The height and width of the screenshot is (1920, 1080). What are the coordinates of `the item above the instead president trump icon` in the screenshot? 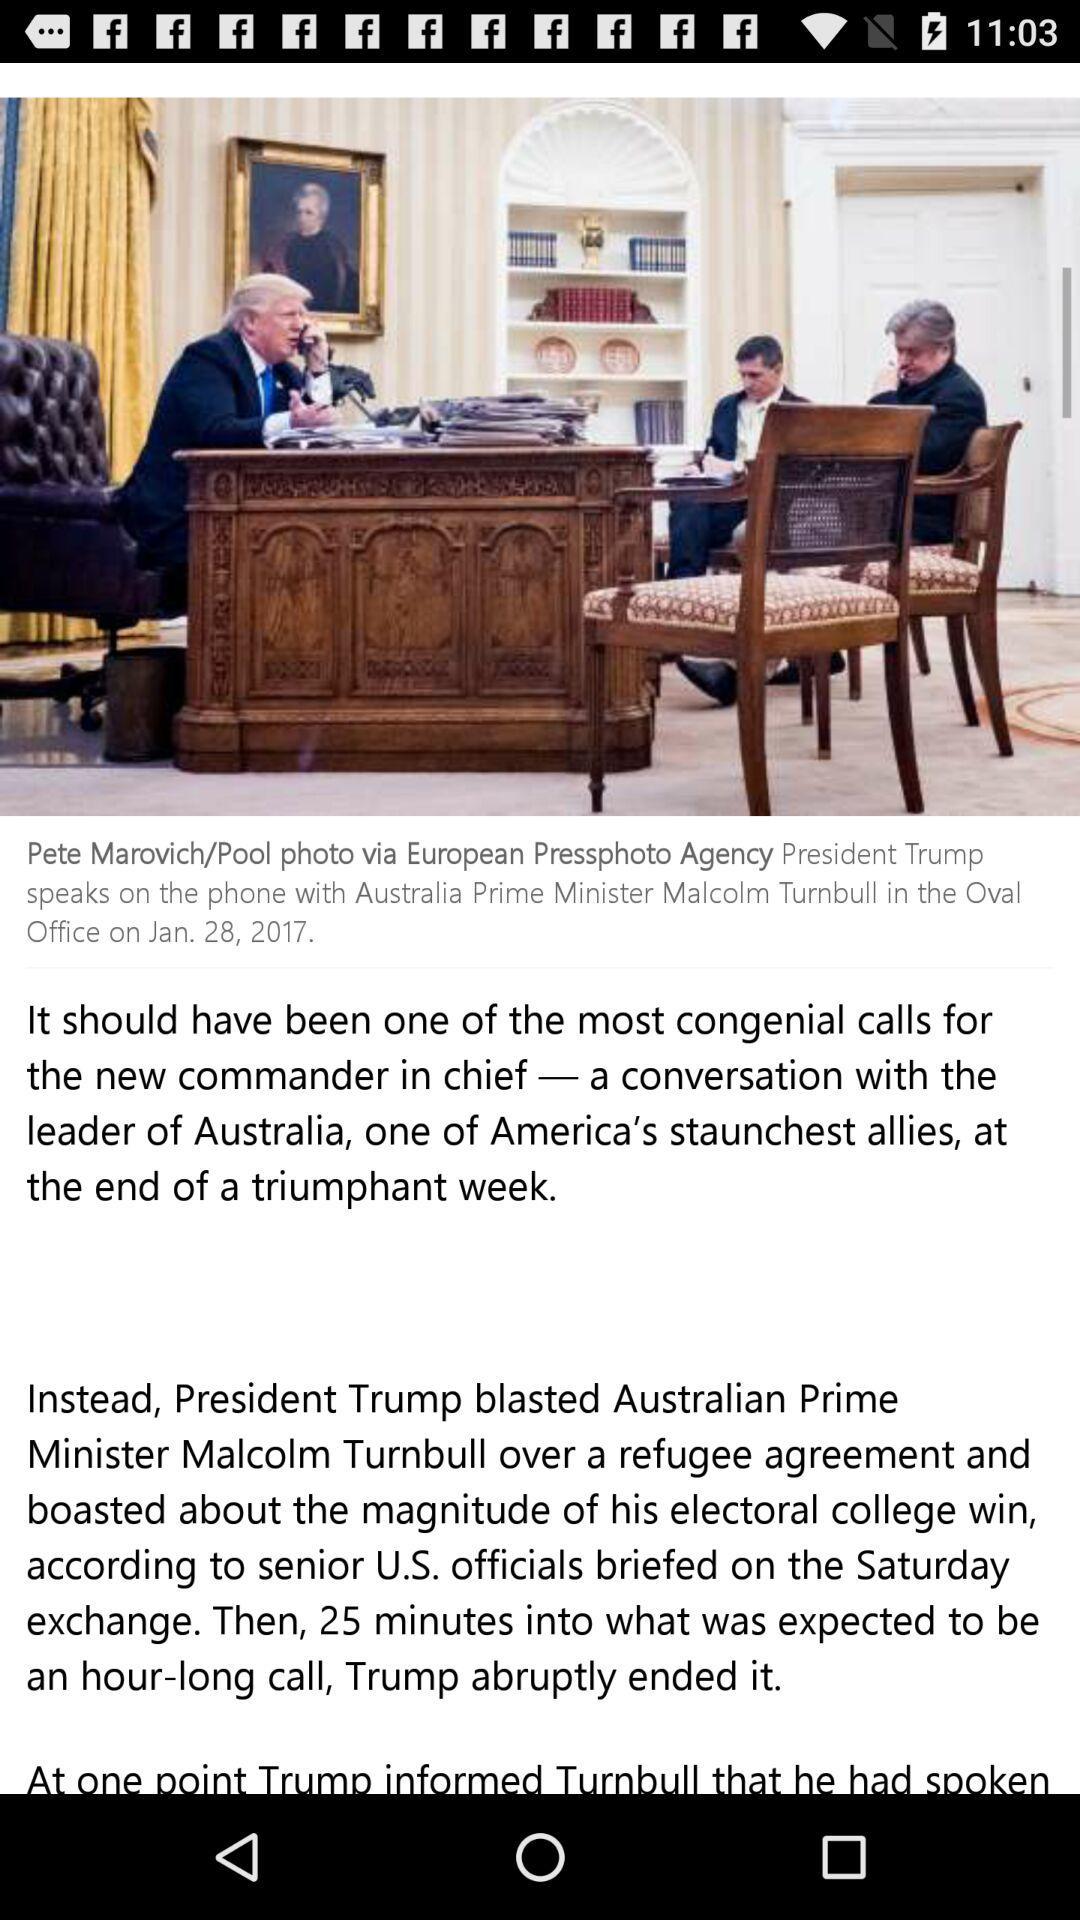 It's located at (540, 1198).